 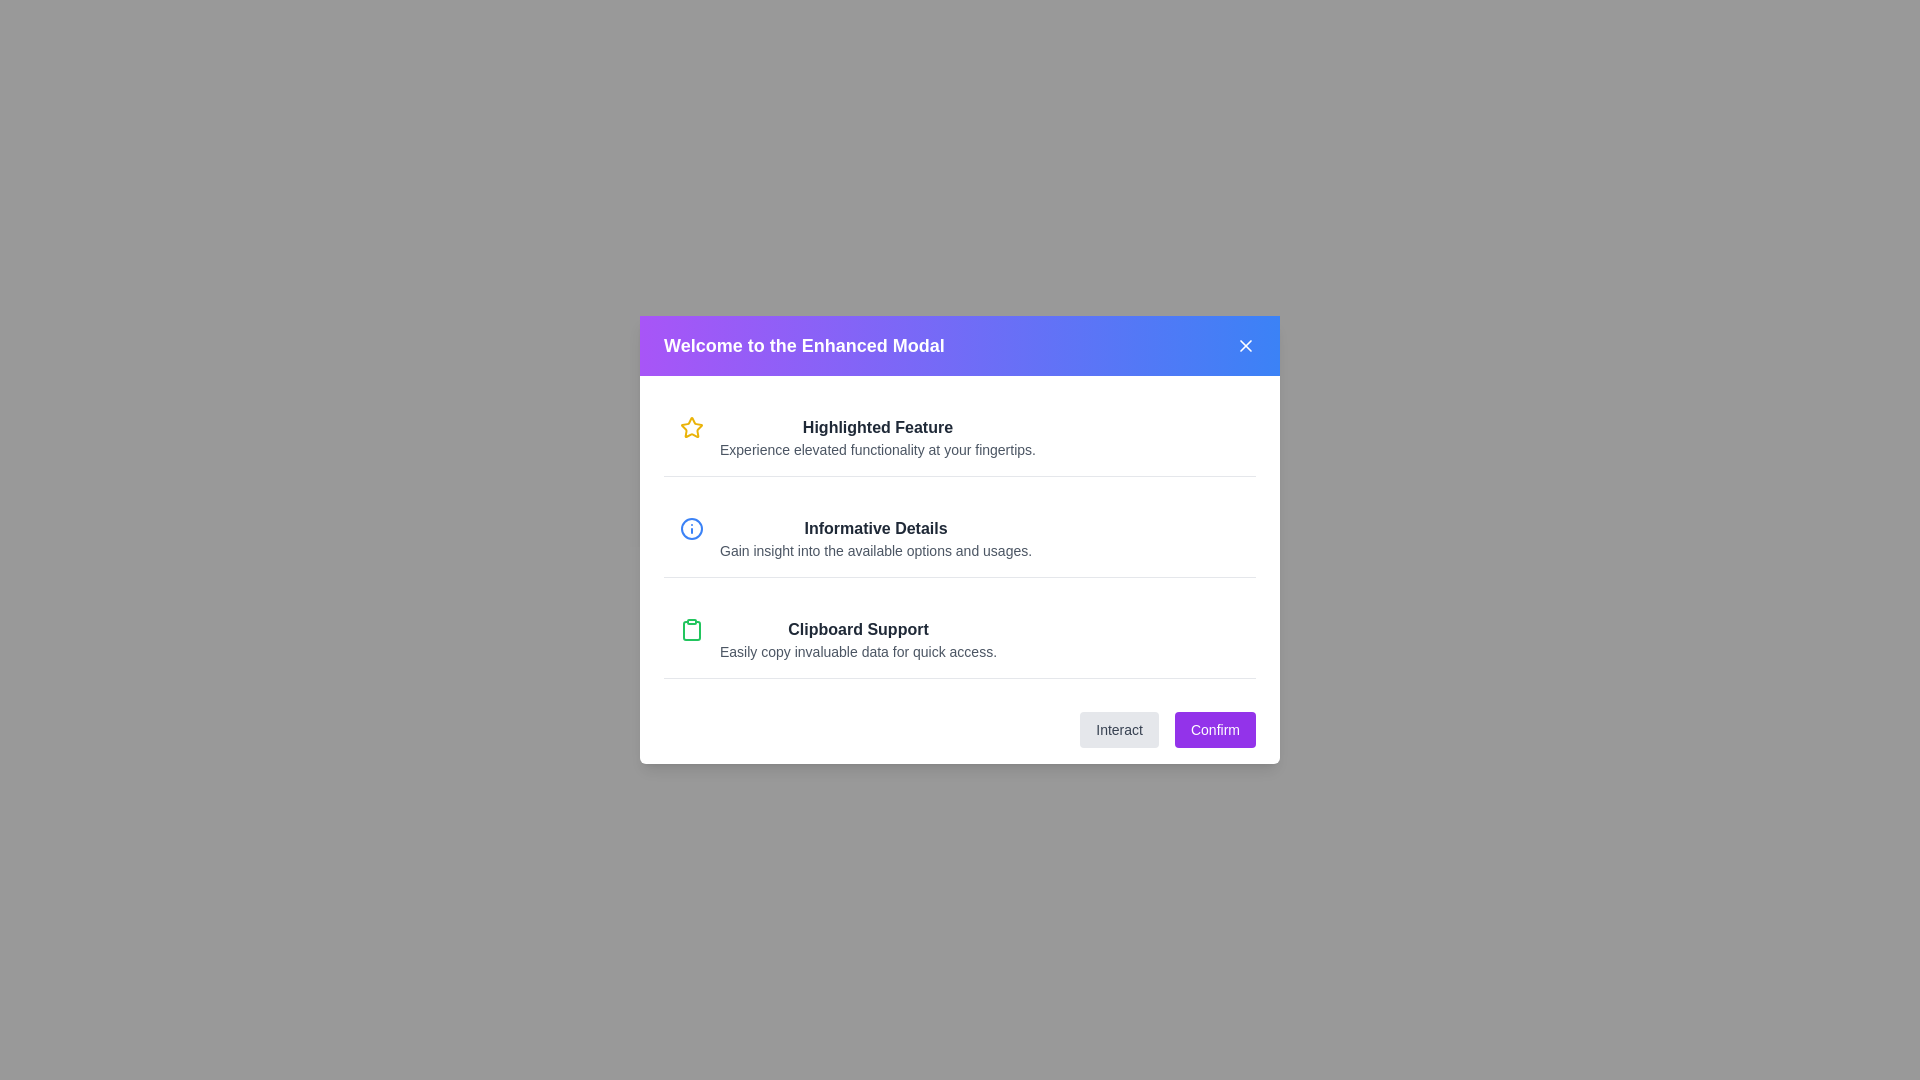 I want to click on the 'X' icon in the top-right corner of the modal window to change its appearance, so click(x=1244, y=345).